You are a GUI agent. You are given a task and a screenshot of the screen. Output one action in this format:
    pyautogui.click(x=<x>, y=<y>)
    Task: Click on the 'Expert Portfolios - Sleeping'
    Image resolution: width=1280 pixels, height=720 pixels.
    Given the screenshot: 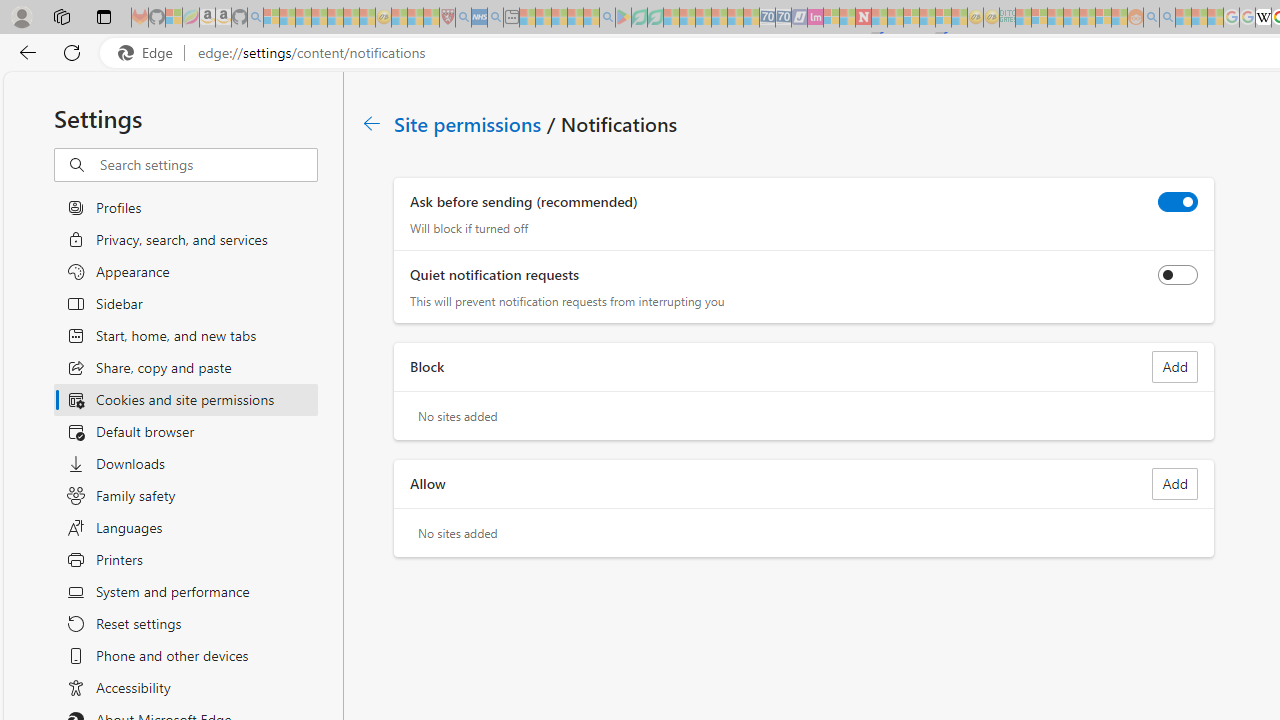 What is the action you would take?
    pyautogui.click(x=1070, y=17)
    